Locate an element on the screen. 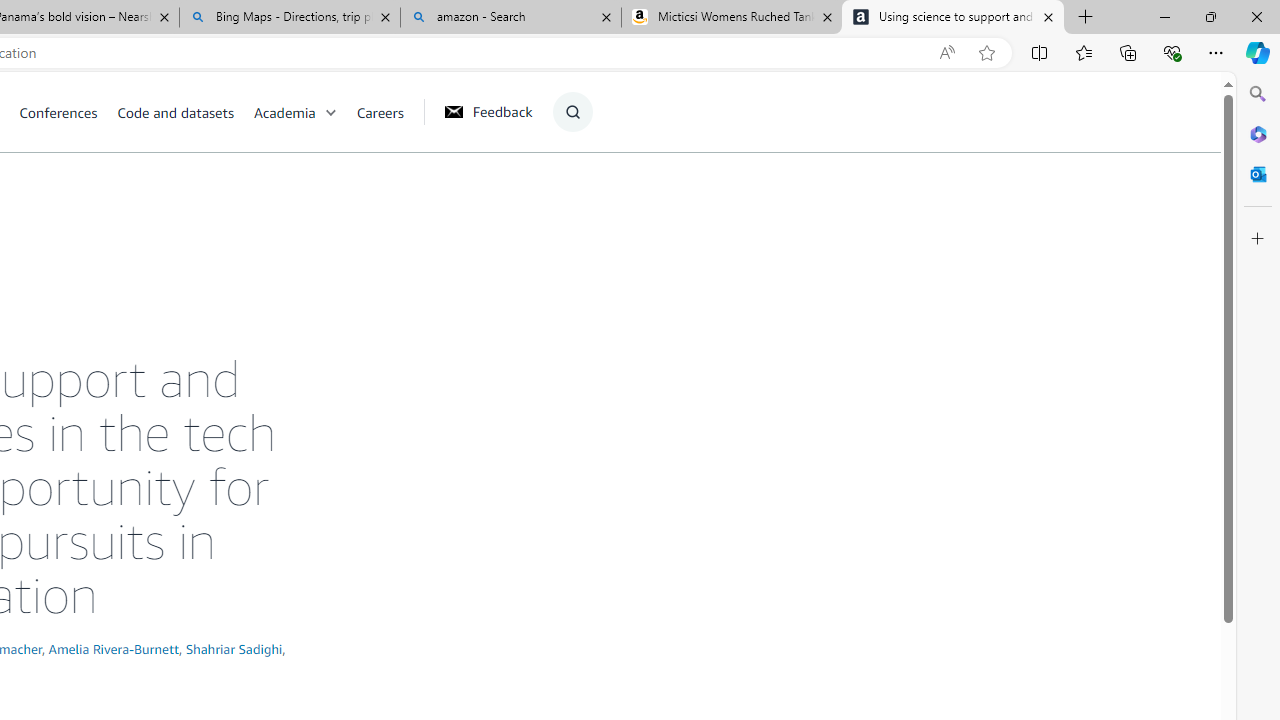  'Careers' is located at coordinates (380, 111).